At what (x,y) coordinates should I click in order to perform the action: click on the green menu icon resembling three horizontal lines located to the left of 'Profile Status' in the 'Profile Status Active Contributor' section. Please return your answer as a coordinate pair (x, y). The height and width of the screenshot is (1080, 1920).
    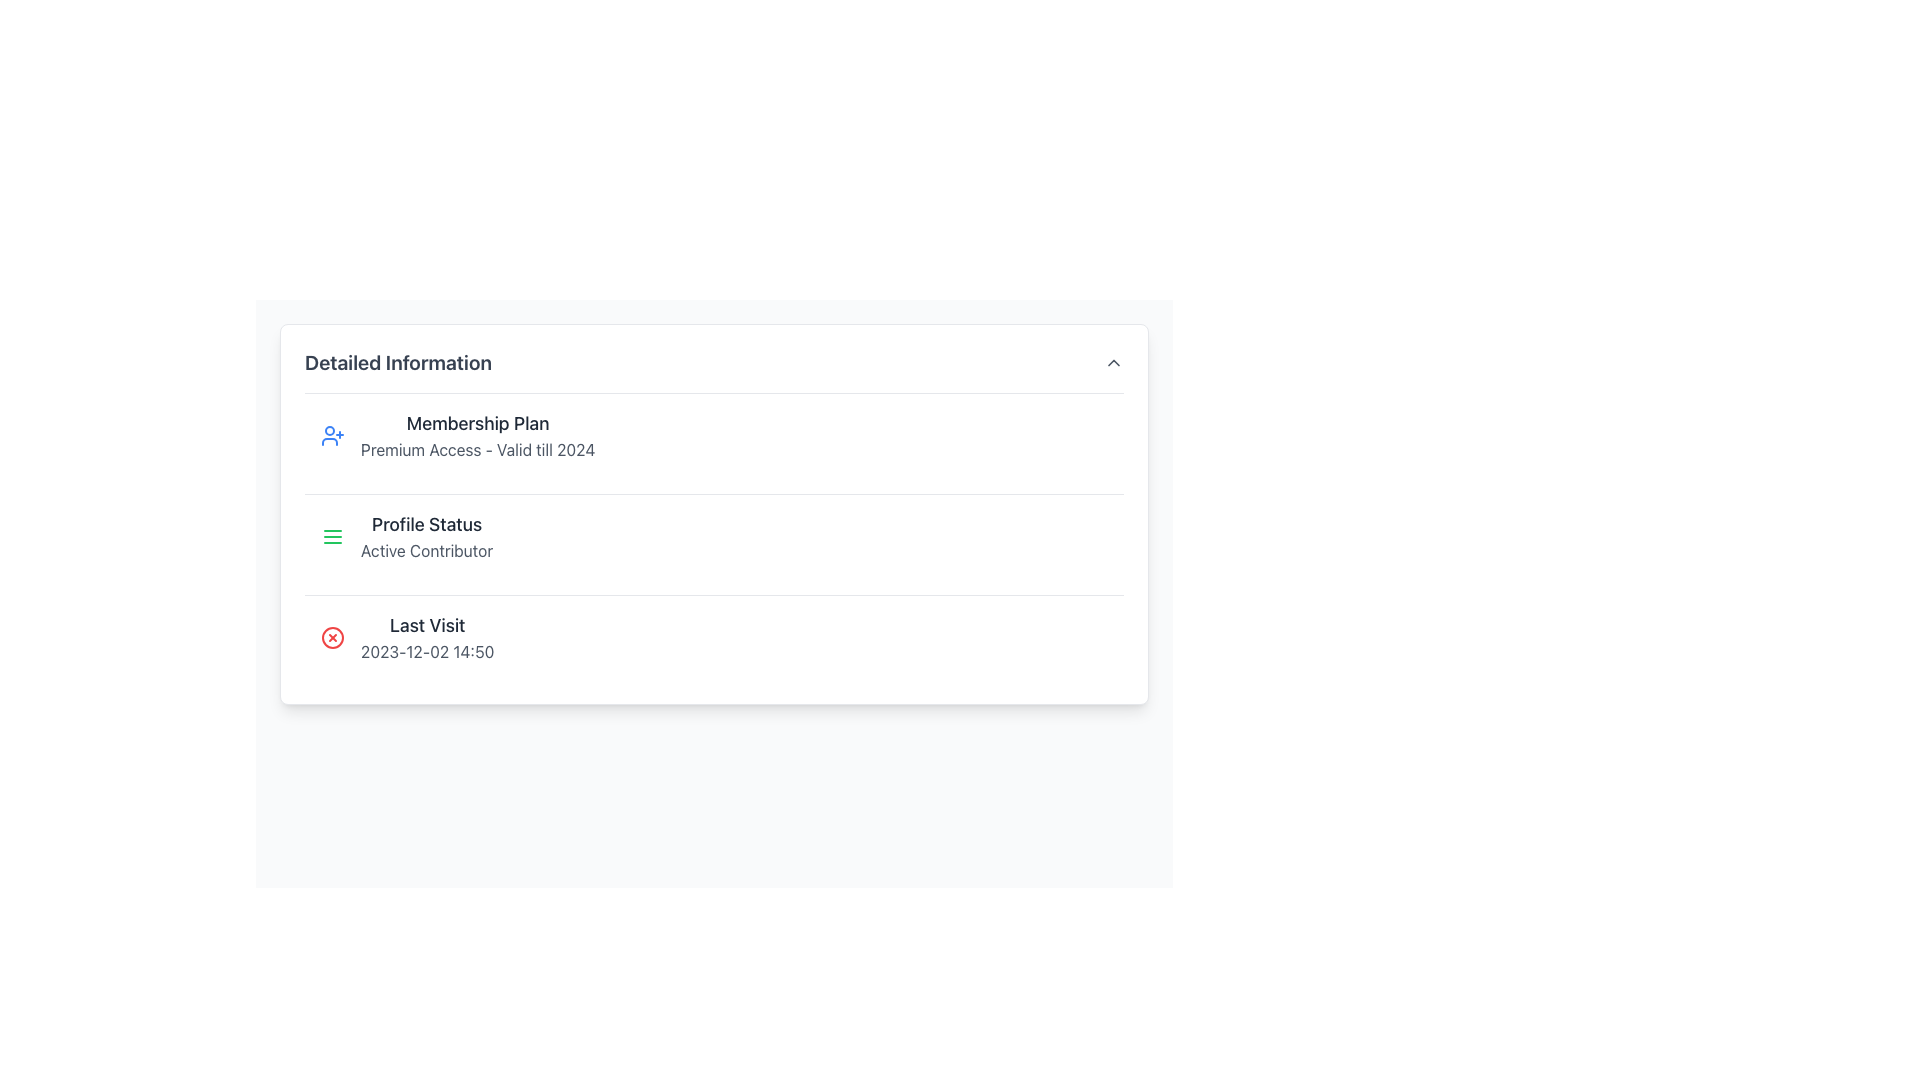
    Looking at the image, I should click on (332, 535).